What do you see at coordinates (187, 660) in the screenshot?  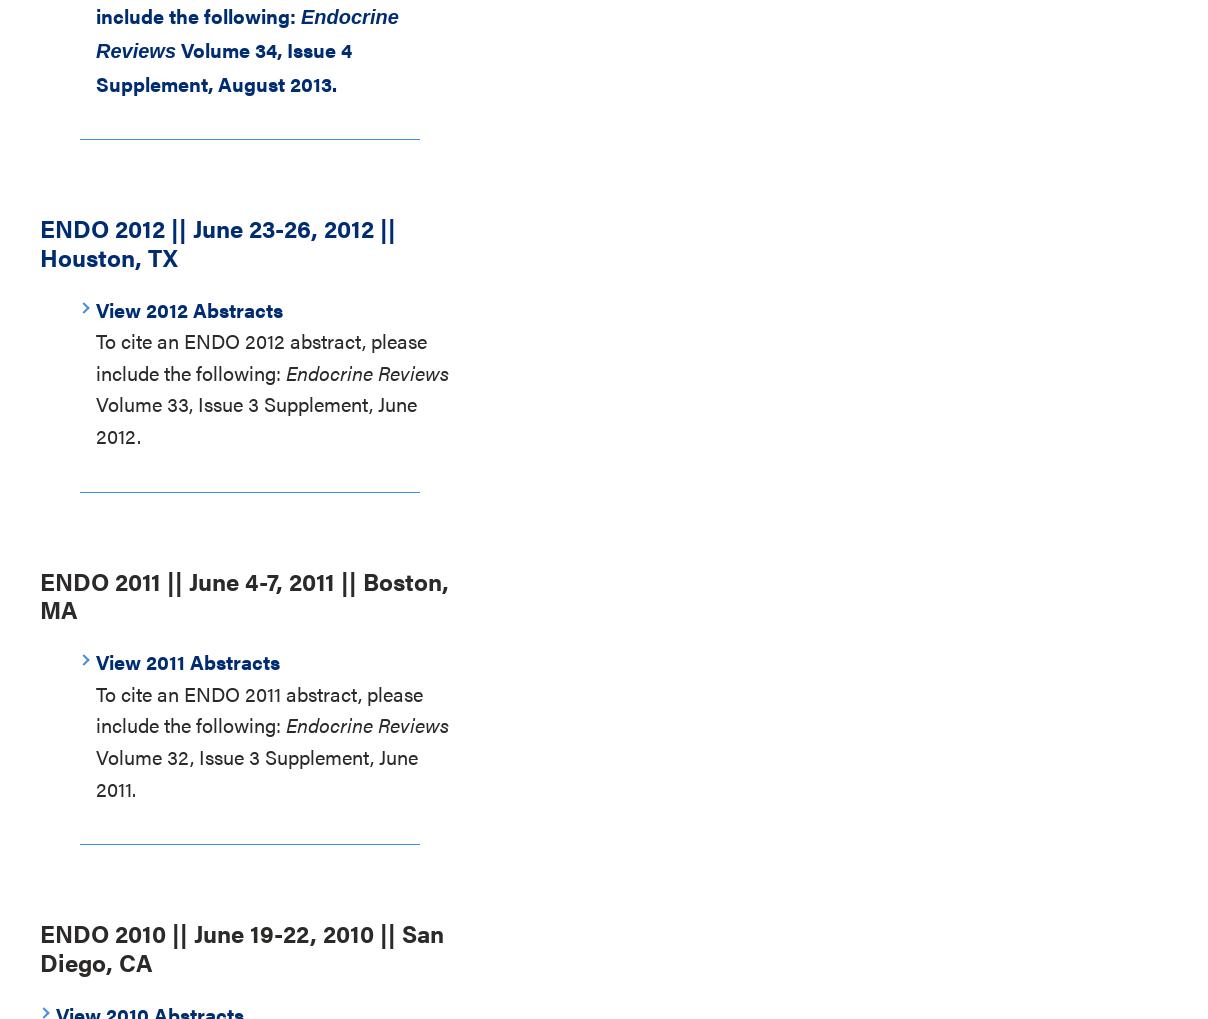 I see `'View 2011 Abstracts'` at bounding box center [187, 660].